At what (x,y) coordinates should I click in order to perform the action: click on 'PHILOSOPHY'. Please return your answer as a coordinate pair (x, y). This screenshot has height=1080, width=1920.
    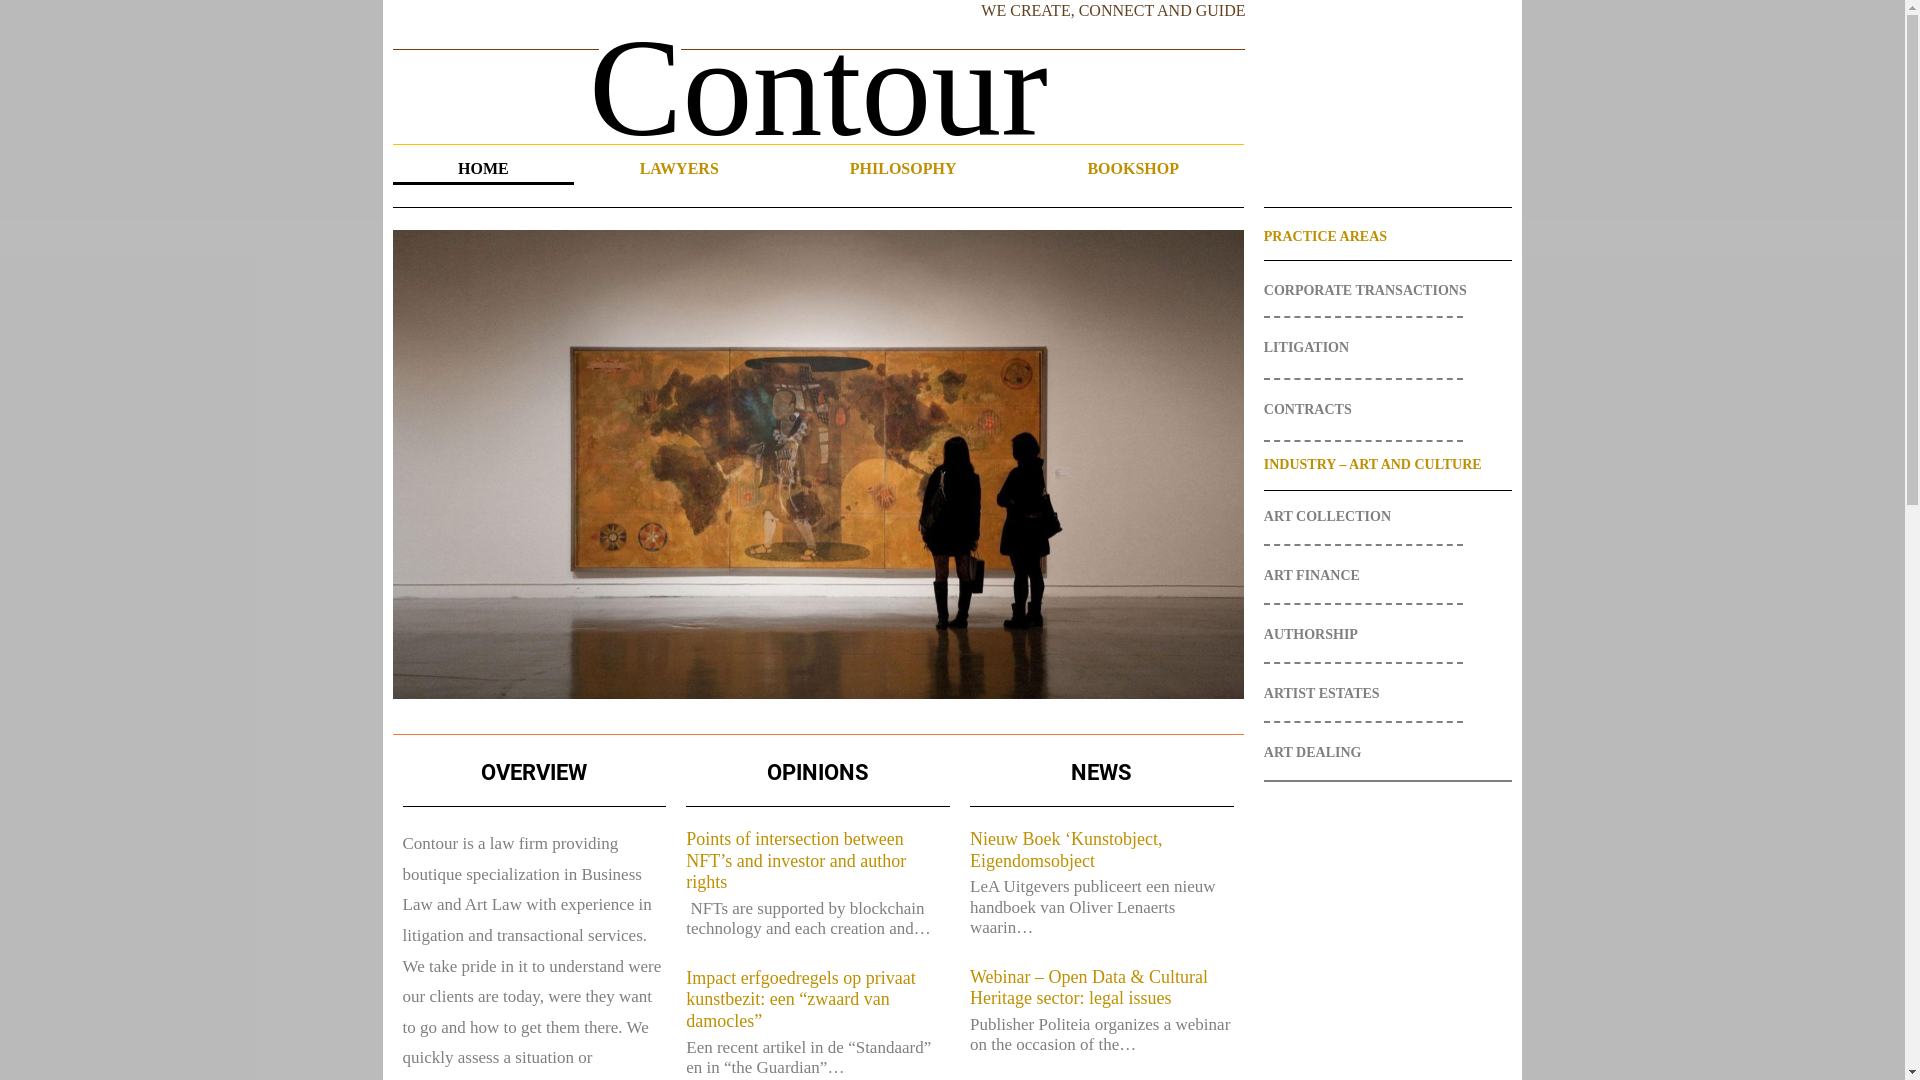
    Looking at the image, I should click on (901, 168).